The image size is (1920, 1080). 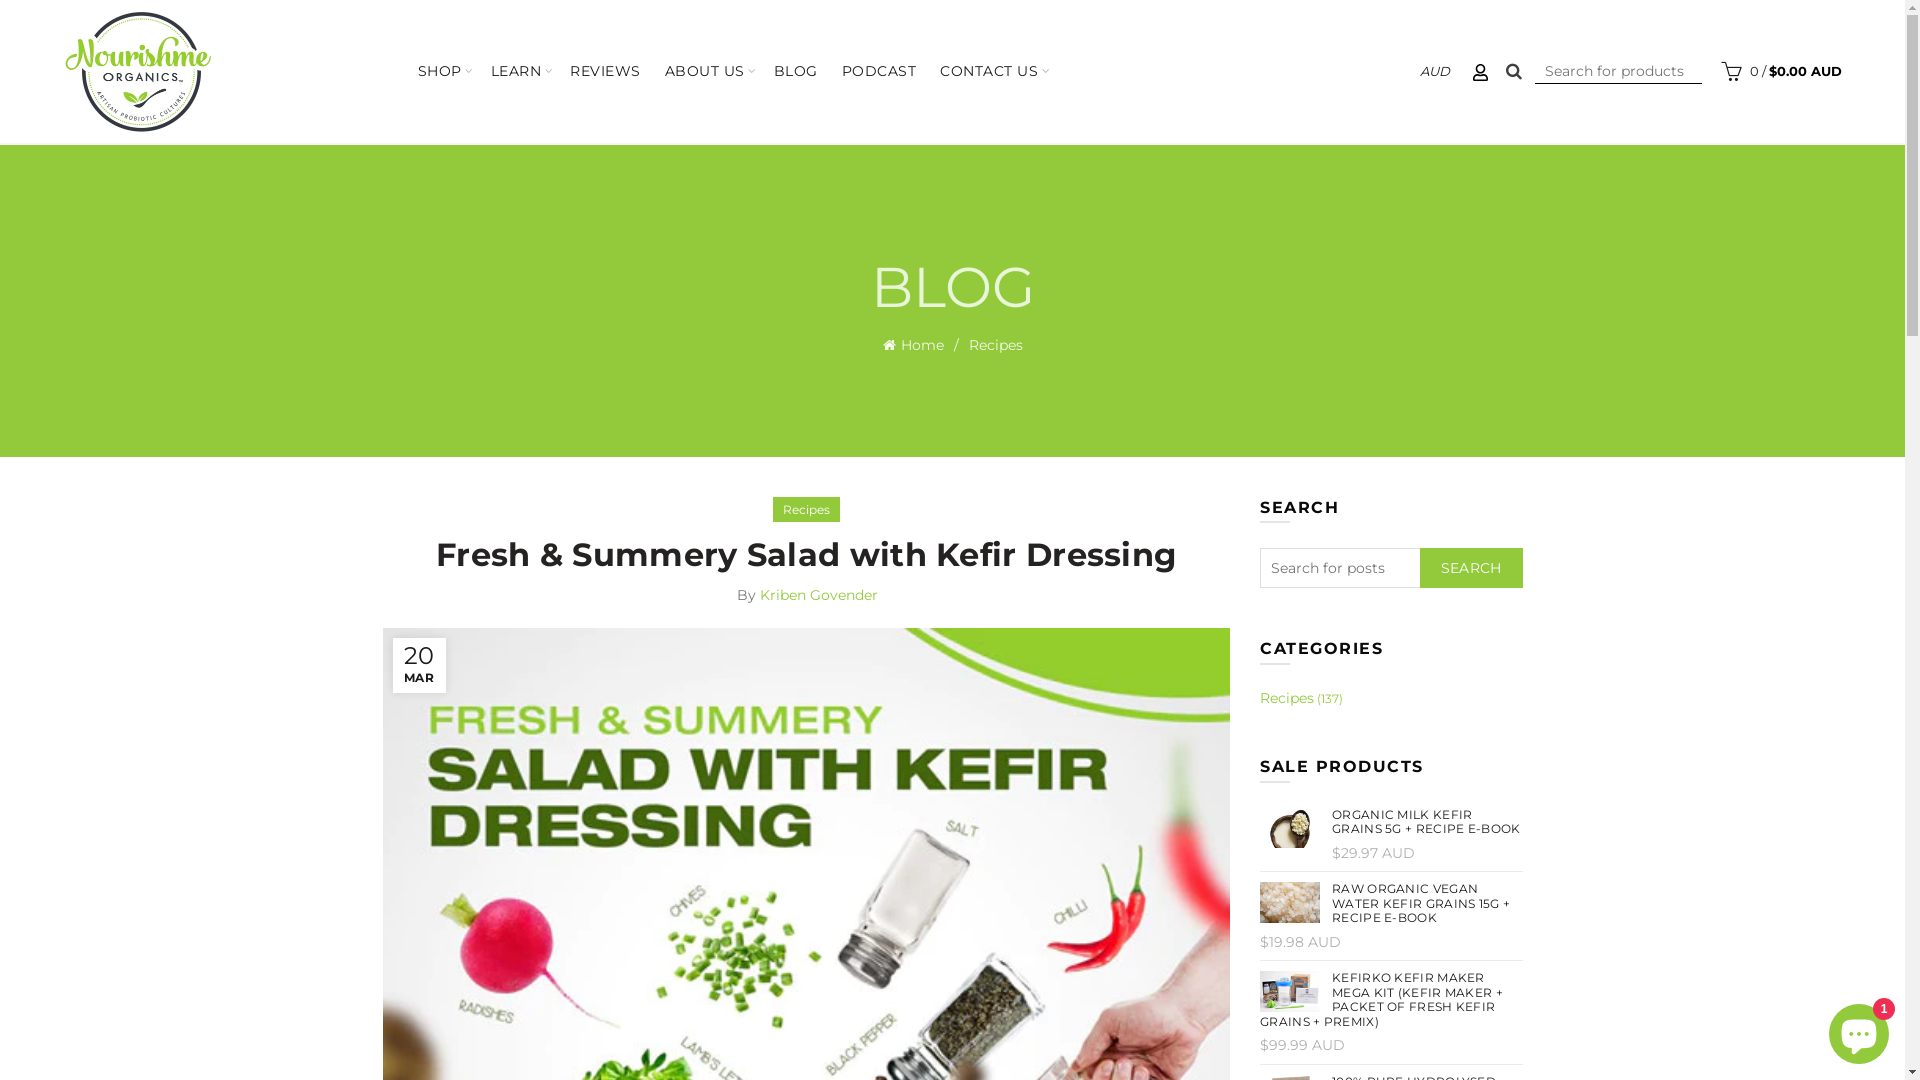 What do you see at coordinates (1390, 822) in the screenshot?
I see `'ORGANIC MILK KEFIR GRAINS 5G + RECIPE E-BOOK'` at bounding box center [1390, 822].